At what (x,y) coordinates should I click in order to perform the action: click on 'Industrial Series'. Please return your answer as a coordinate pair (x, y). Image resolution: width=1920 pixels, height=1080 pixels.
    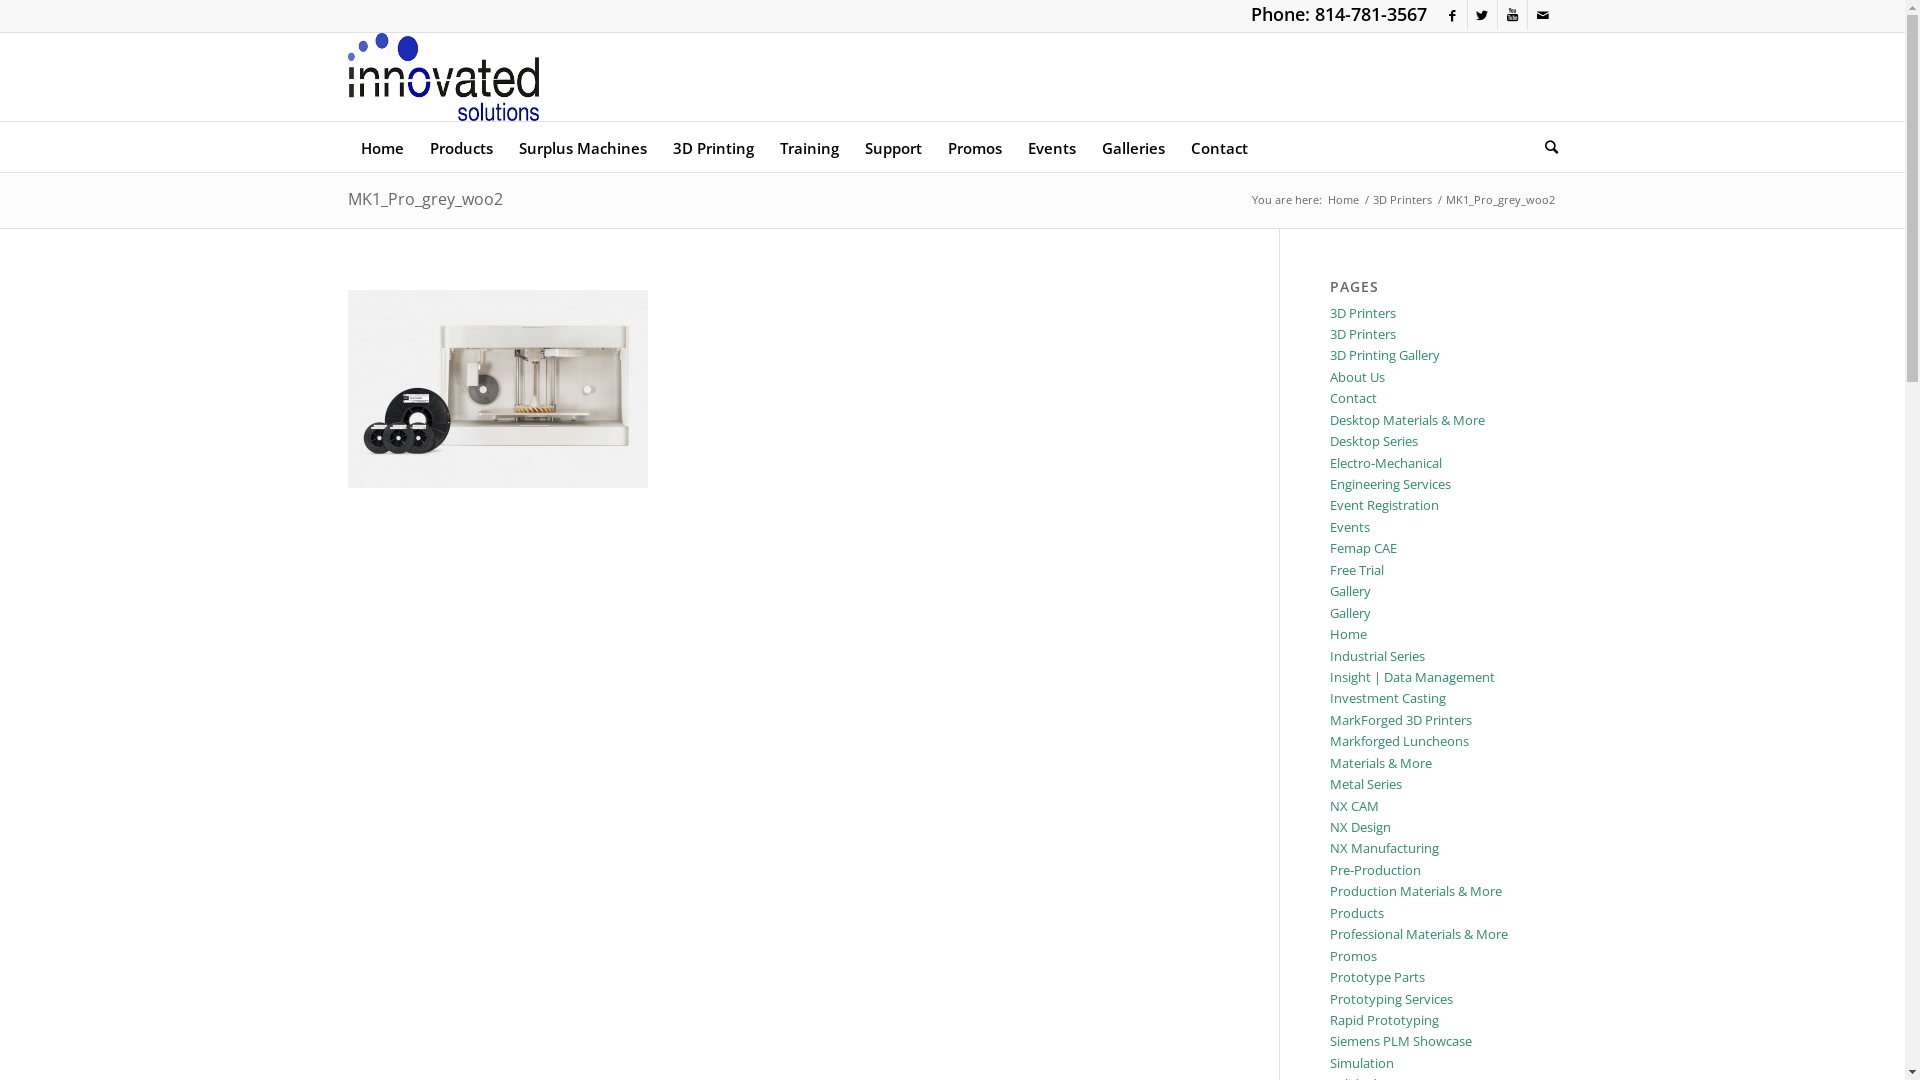
    Looking at the image, I should click on (1376, 655).